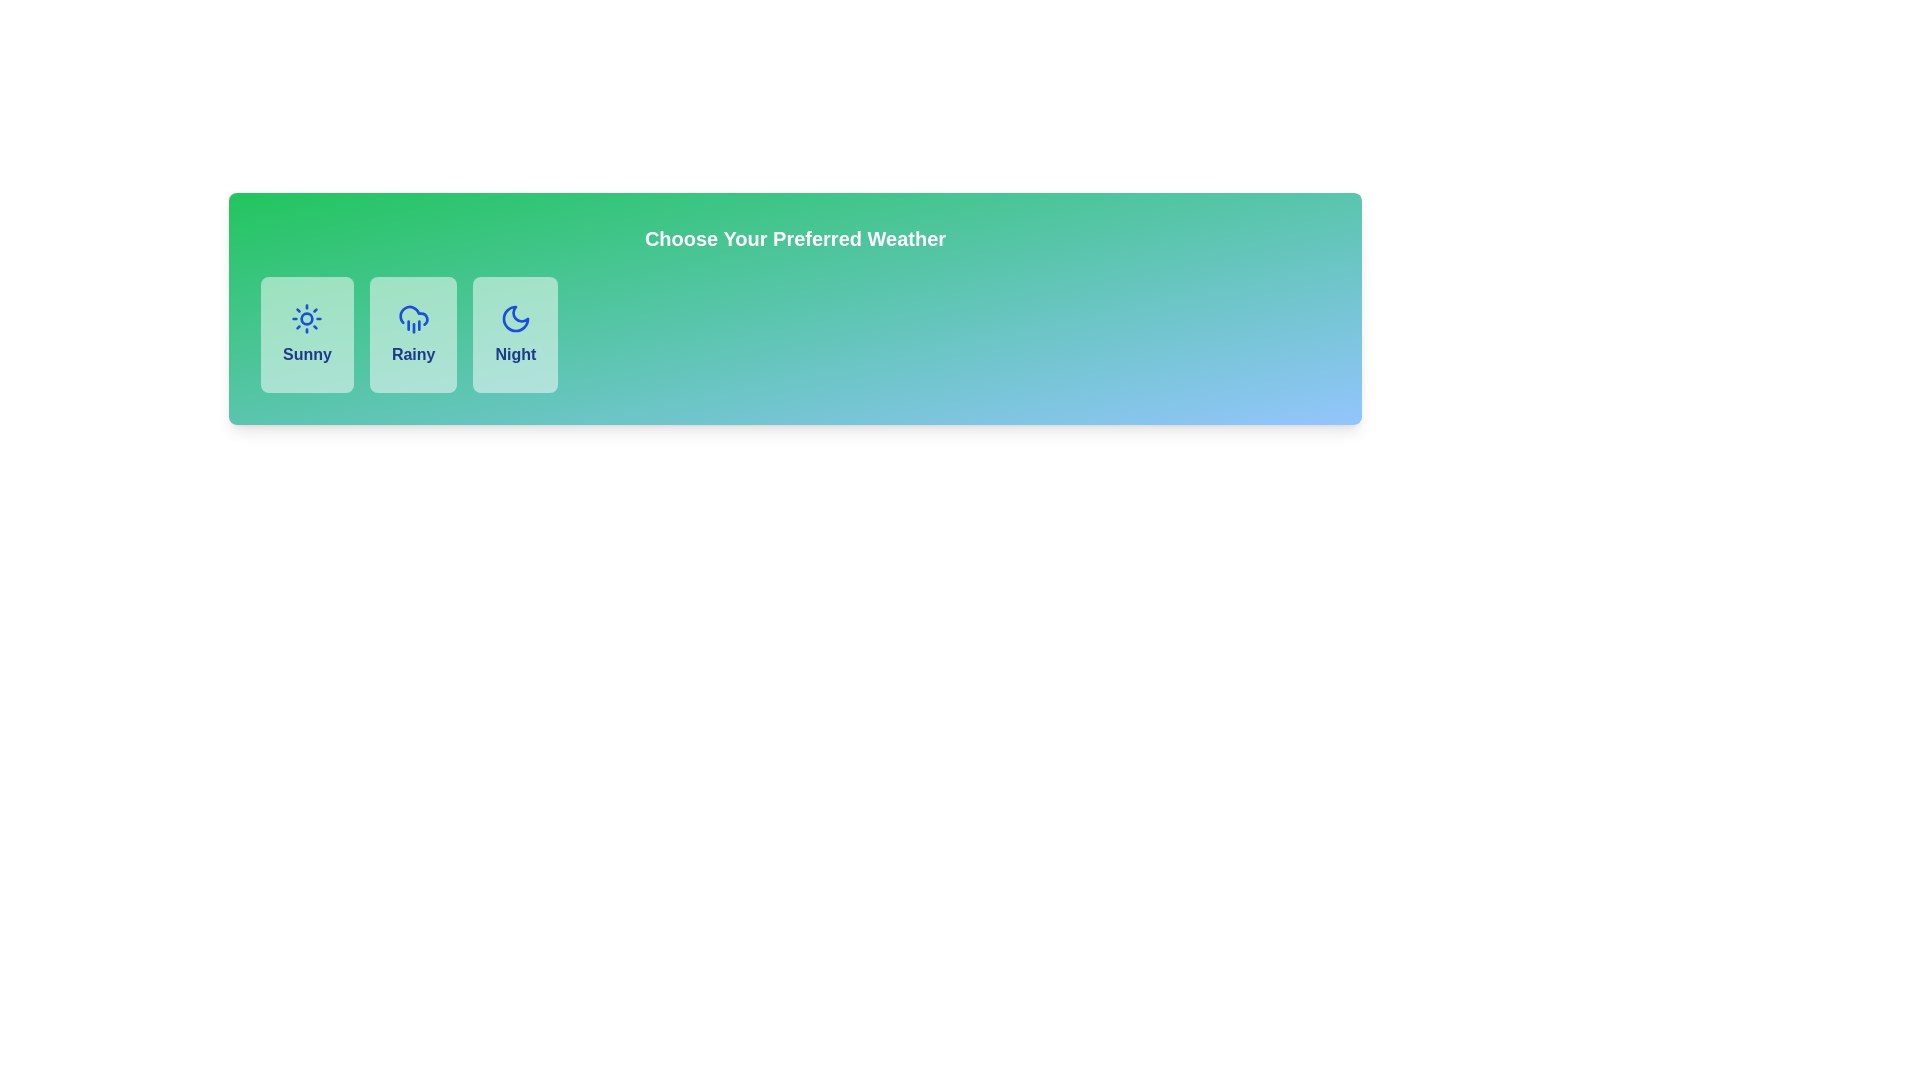  What do you see at coordinates (306, 318) in the screenshot?
I see `the small circular shape that represents the sunny weather option within the sun icon located at the top-left section of the application interface` at bounding box center [306, 318].